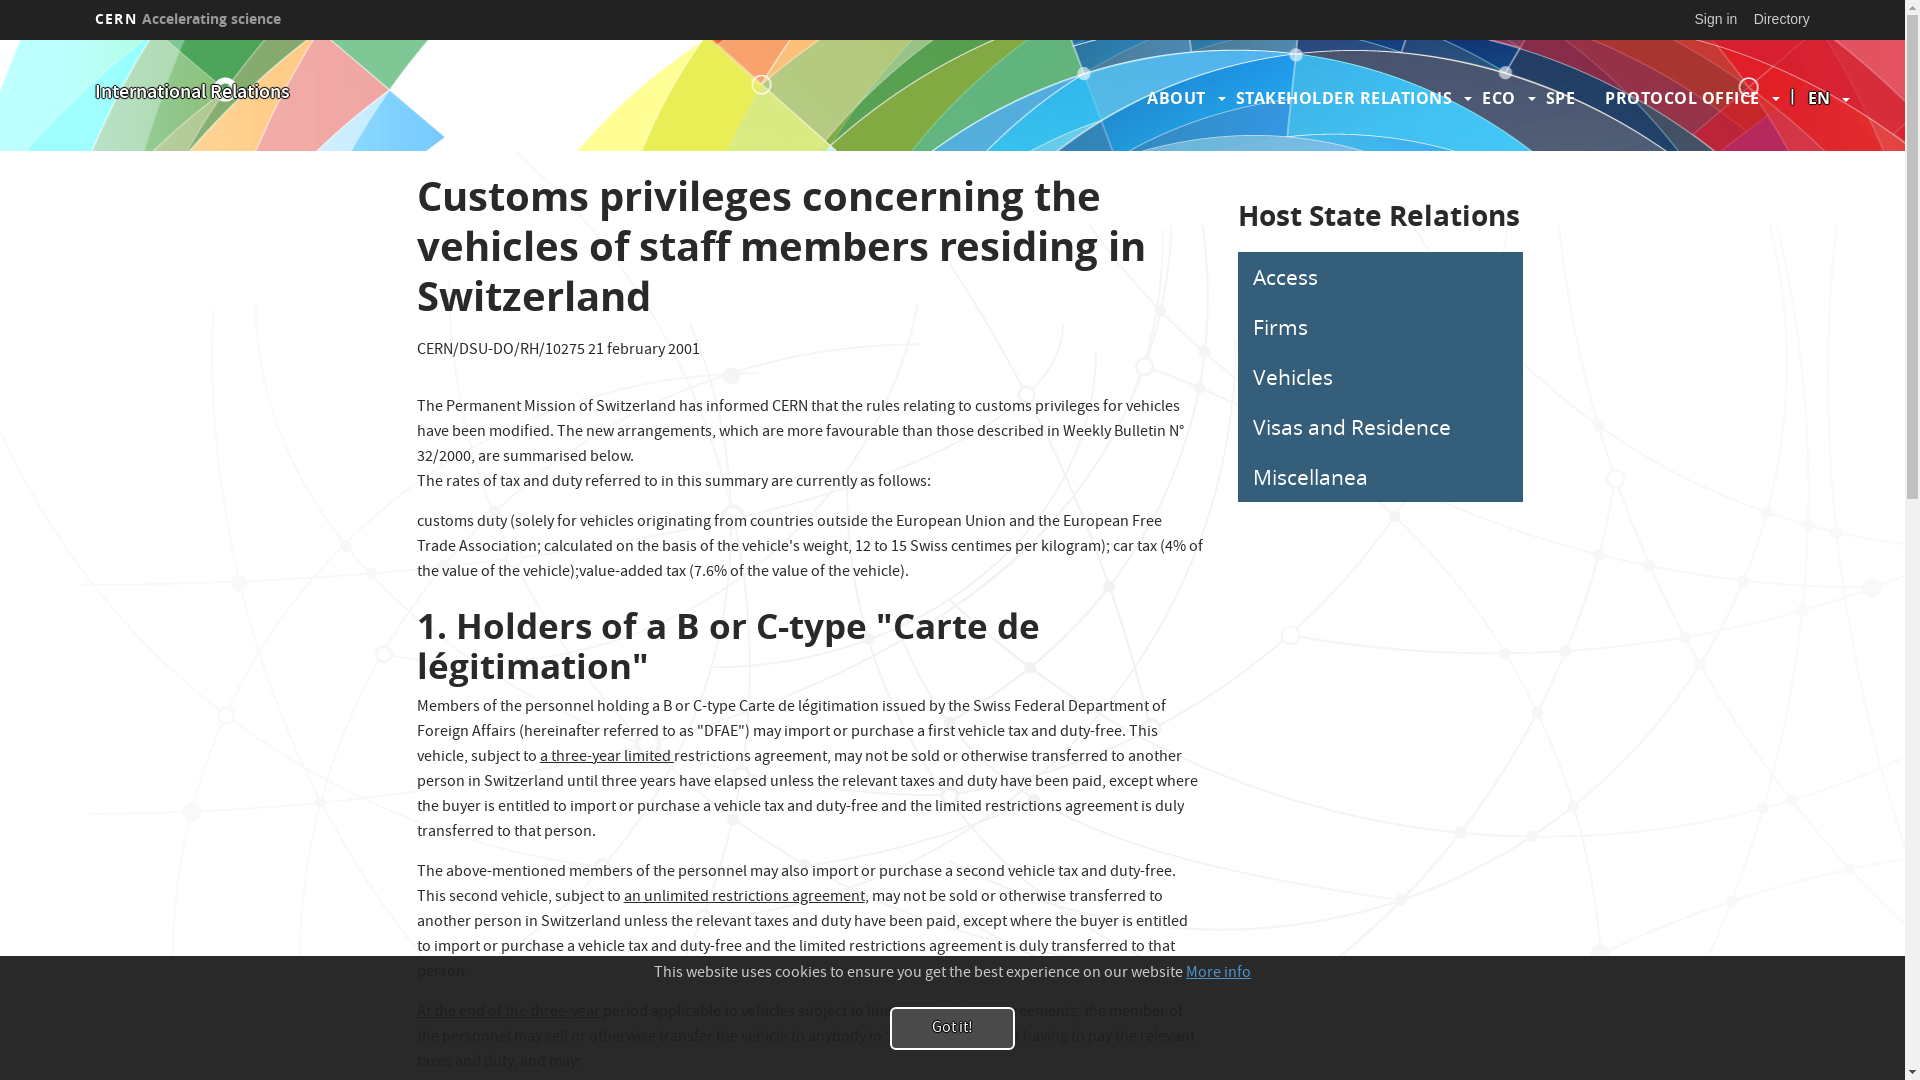  I want to click on 'Directory', so click(1781, 19).